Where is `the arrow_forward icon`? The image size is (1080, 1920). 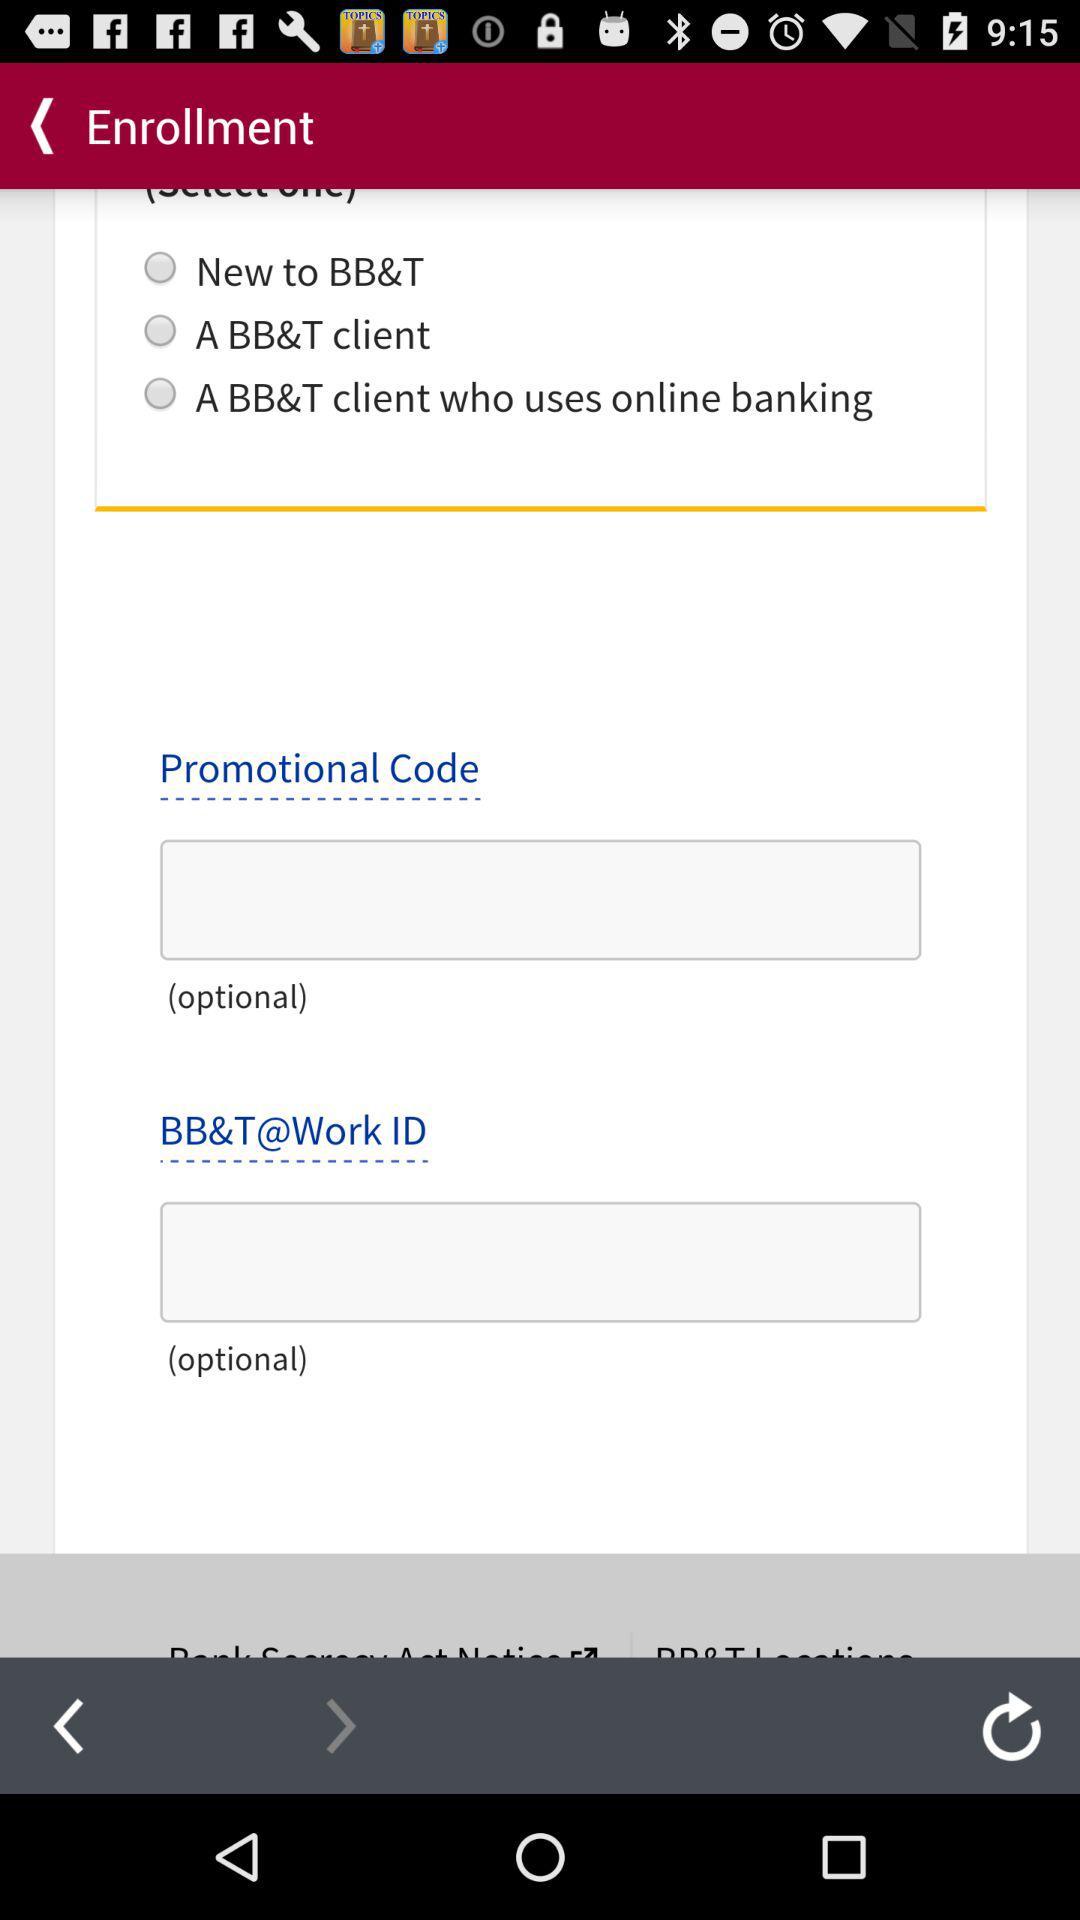
the arrow_forward icon is located at coordinates (340, 1846).